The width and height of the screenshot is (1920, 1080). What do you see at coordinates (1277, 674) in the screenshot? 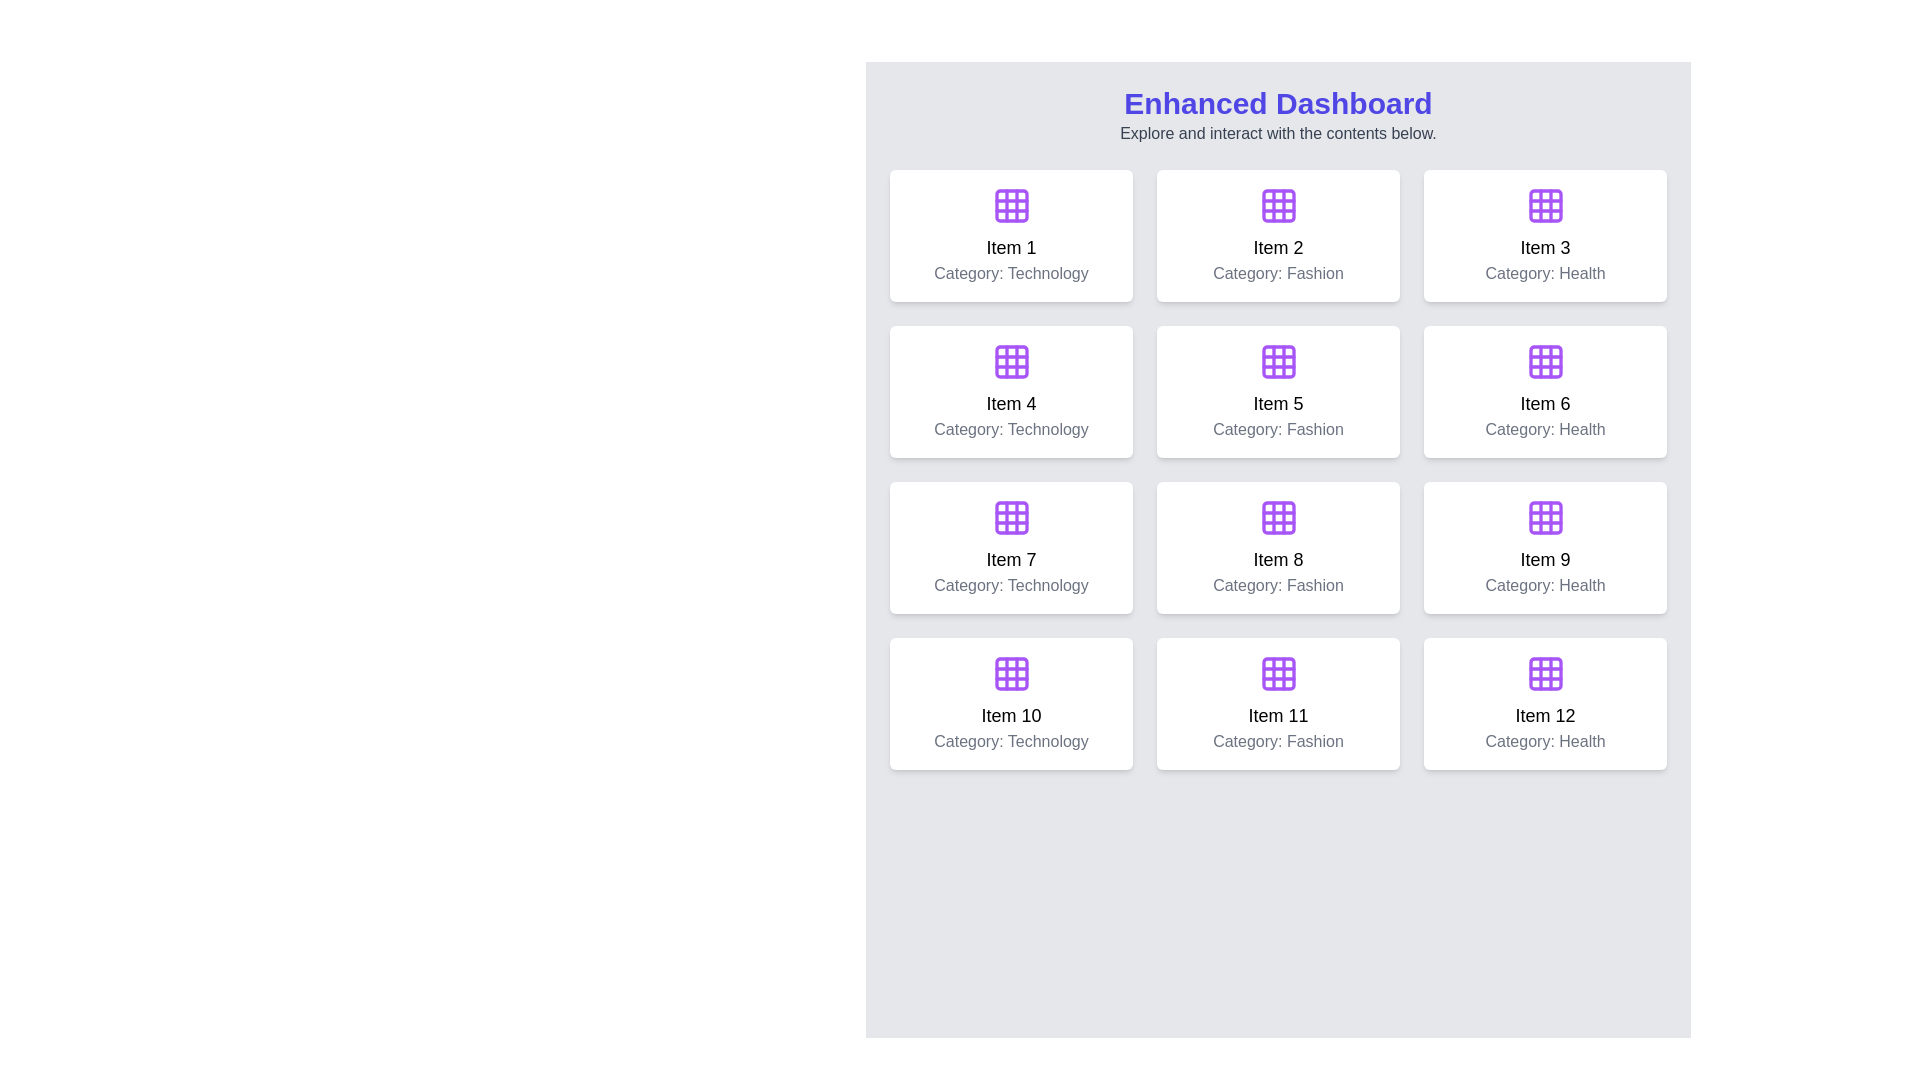
I see `the decorative icon representing the content of the card labeled 'Item 11', located at the top center of the second-to-last row in the 4x3 grid layout` at bounding box center [1277, 674].